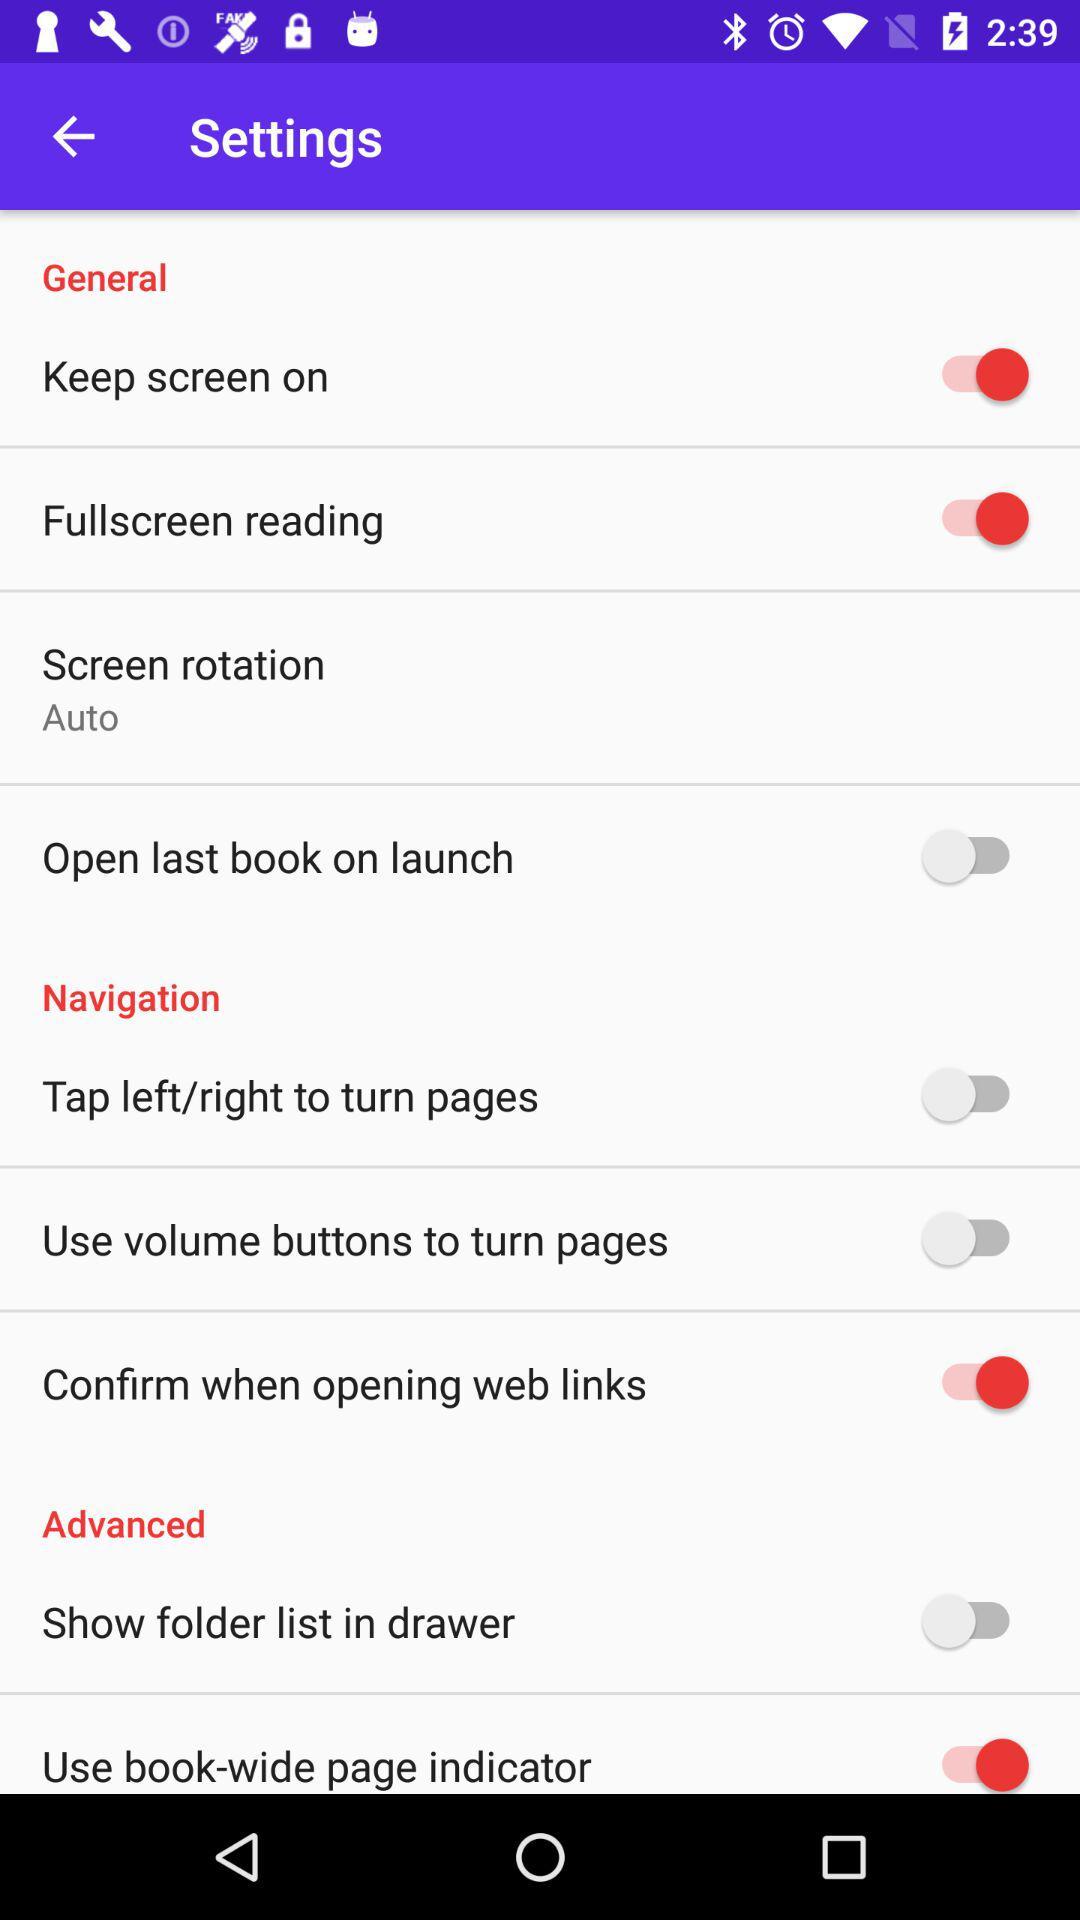 The height and width of the screenshot is (1920, 1080). What do you see at coordinates (354, 1237) in the screenshot?
I see `the icon above confirm when opening item` at bounding box center [354, 1237].